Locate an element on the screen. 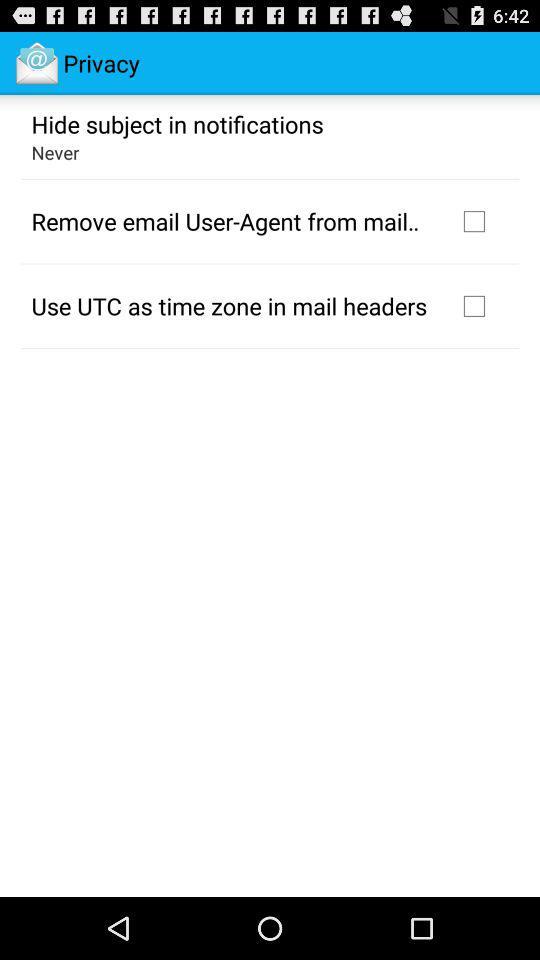 The width and height of the screenshot is (540, 960). the app below the hide subject in item is located at coordinates (55, 151).